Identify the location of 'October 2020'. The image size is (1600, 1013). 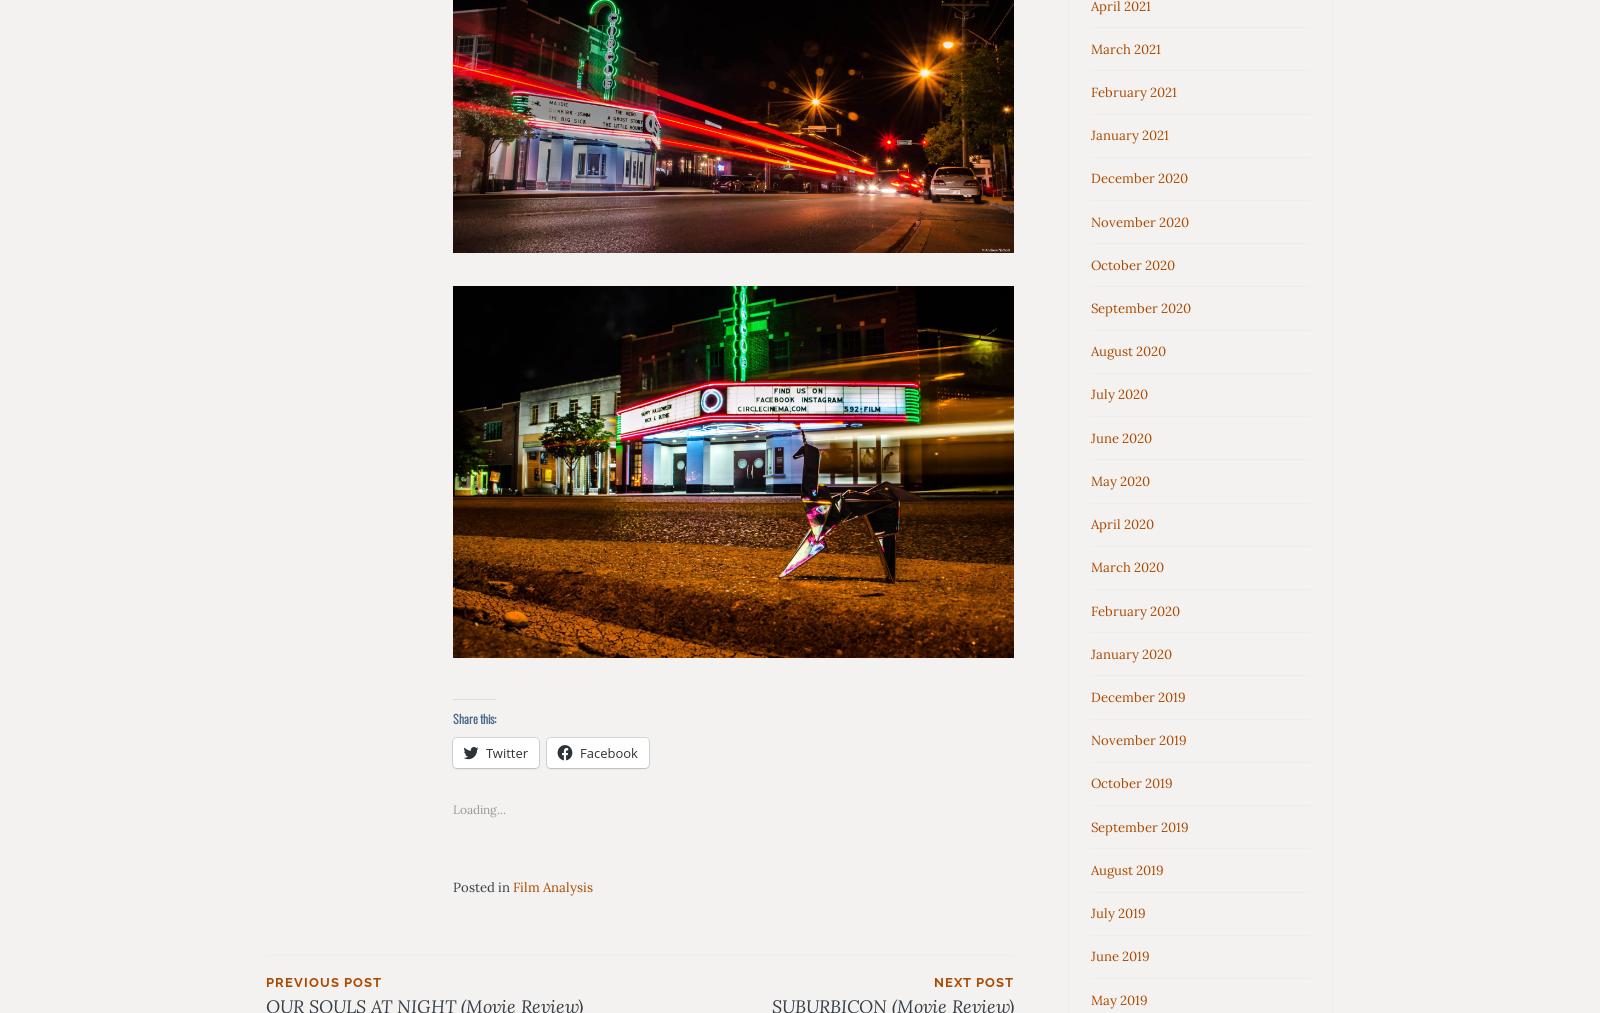
(1132, 263).